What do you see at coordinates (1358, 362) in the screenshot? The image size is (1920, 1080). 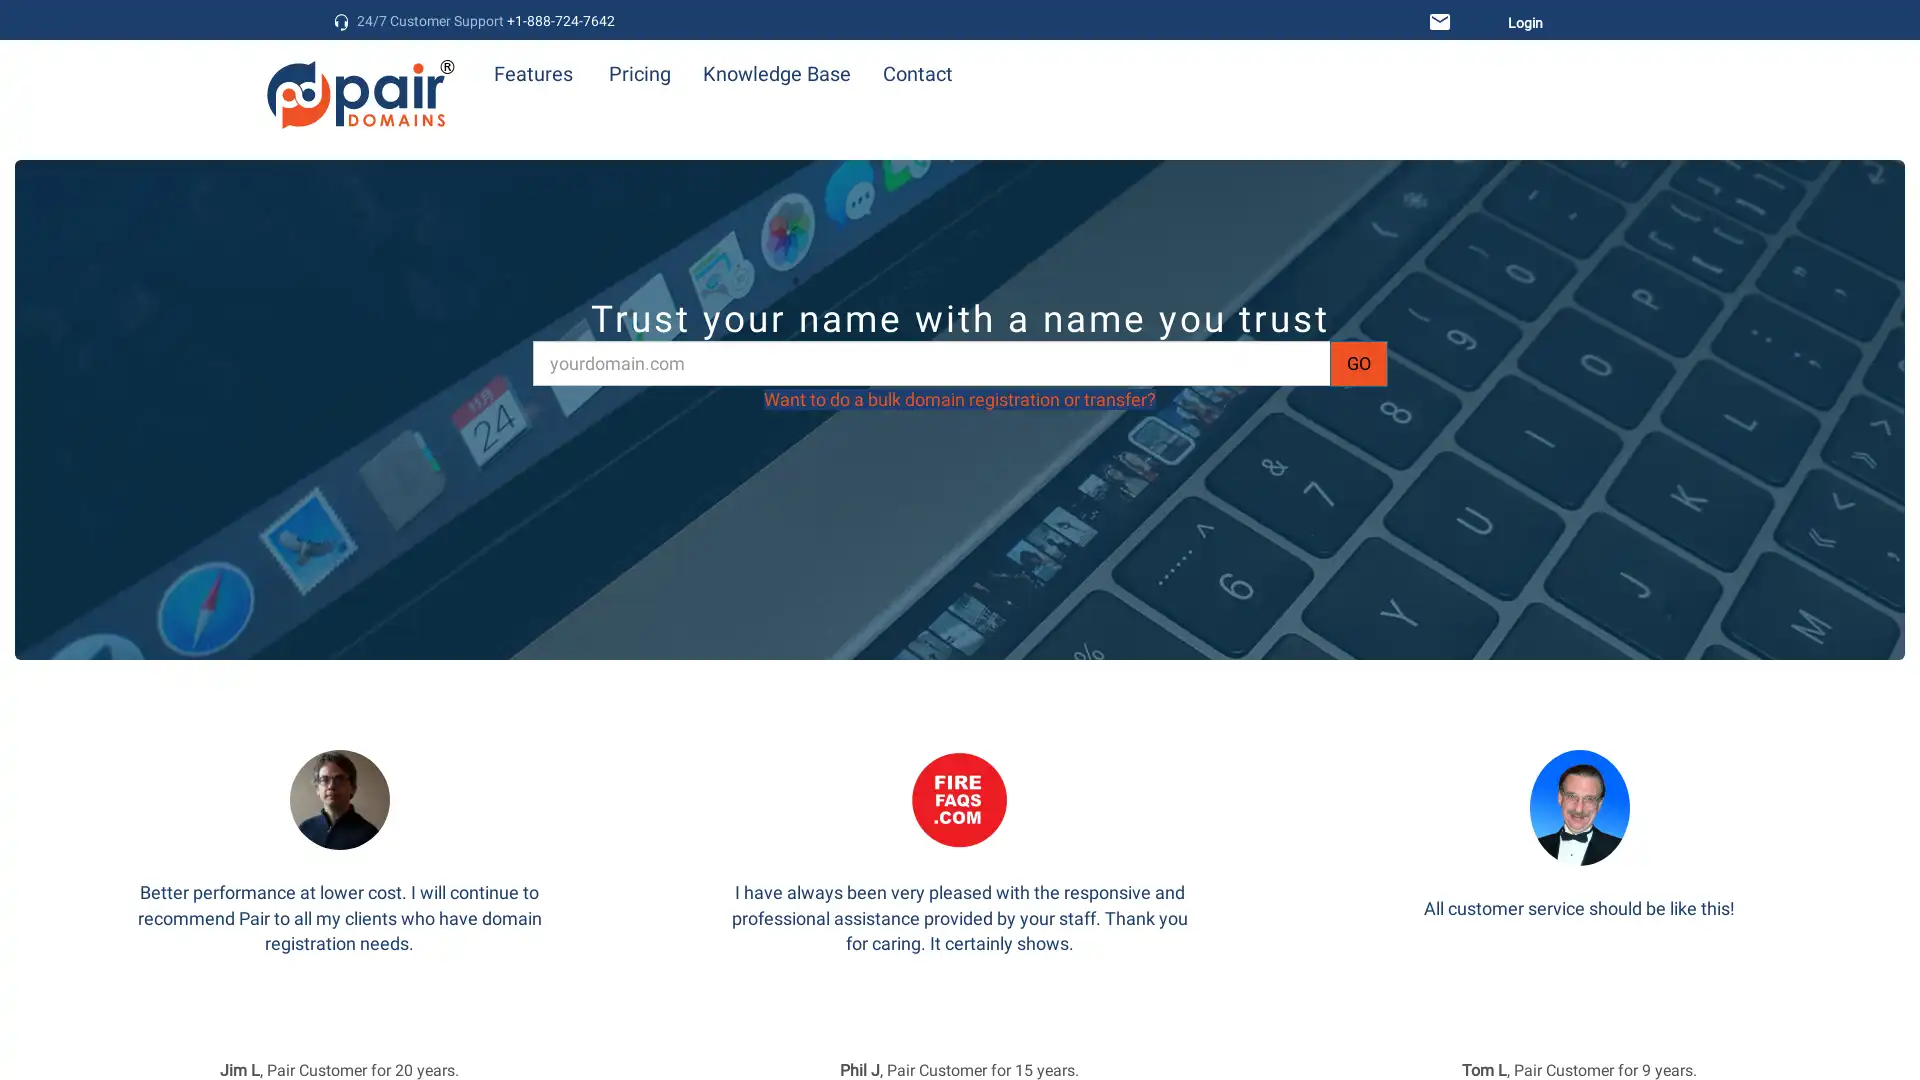 I see `GO` at bounding box center [1358, 362].